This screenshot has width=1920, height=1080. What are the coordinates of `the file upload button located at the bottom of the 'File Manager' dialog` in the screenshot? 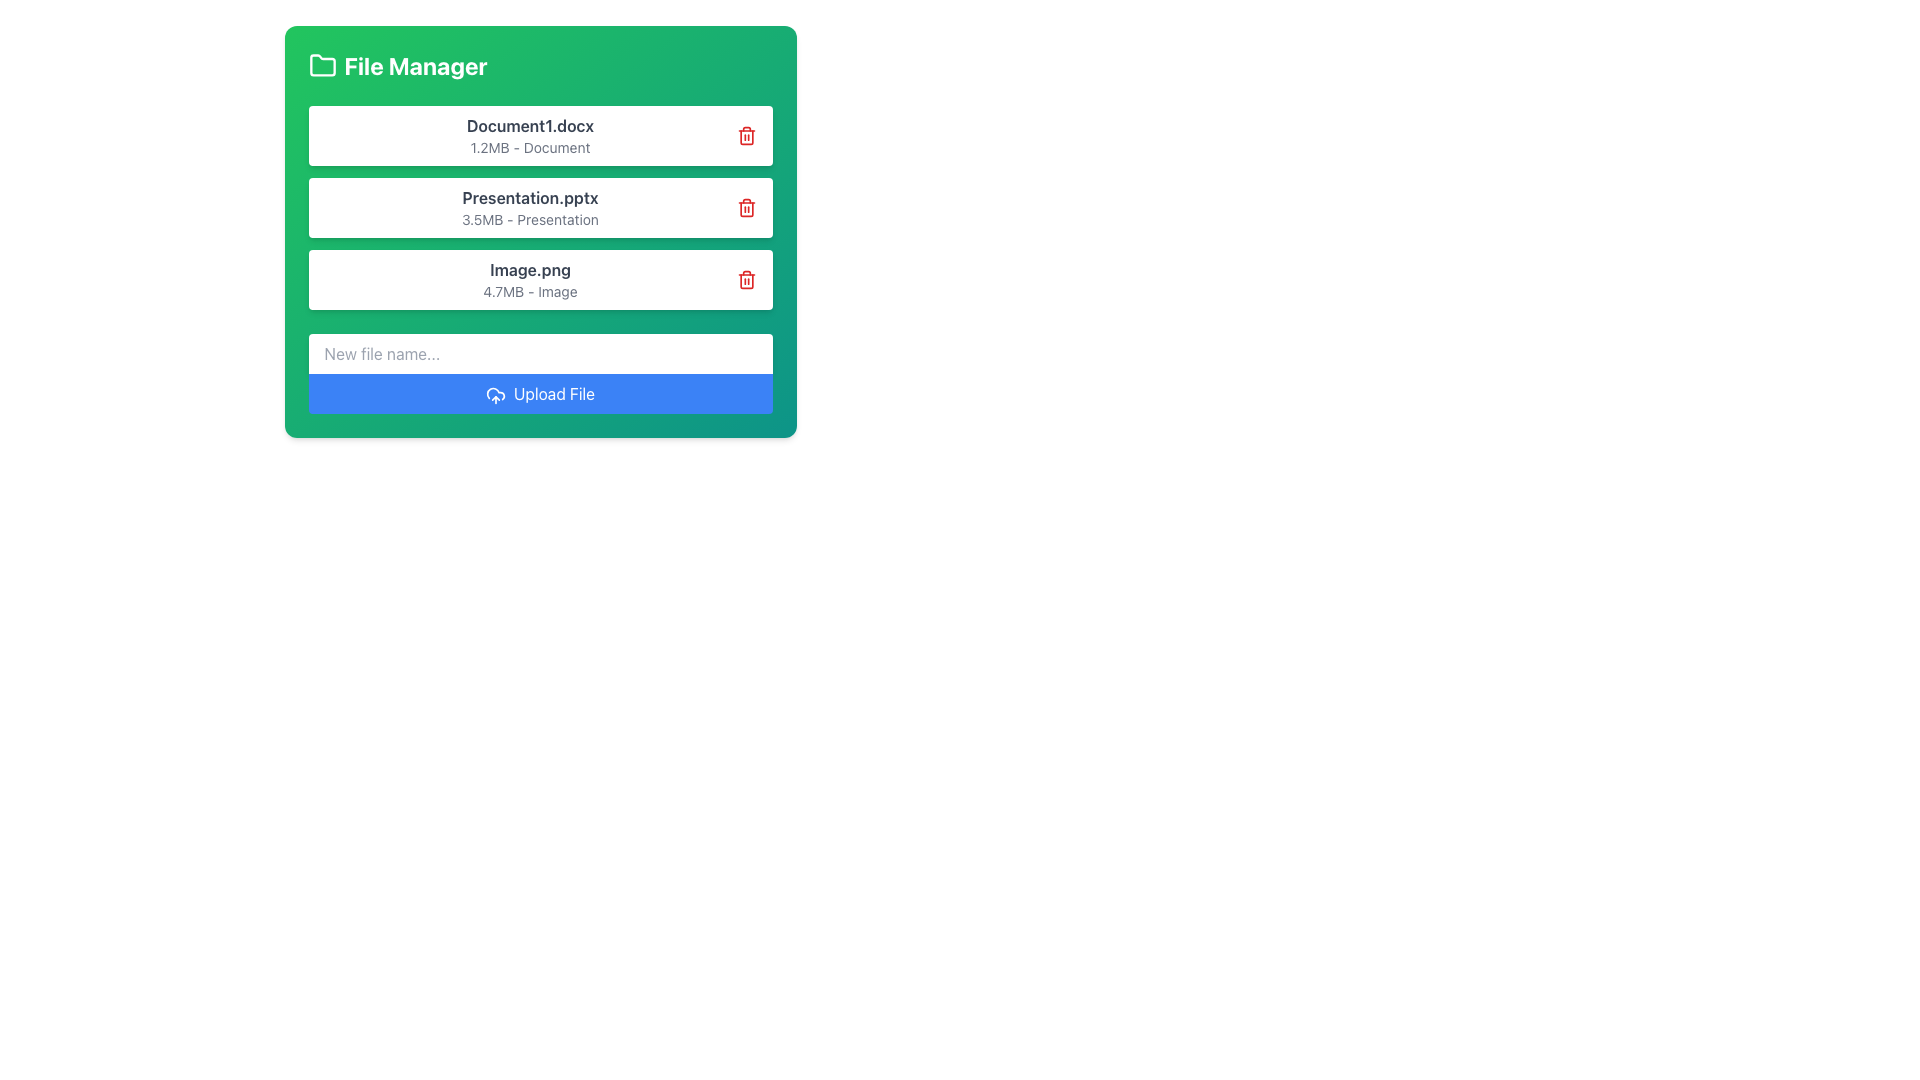 It's located at (540, 393).